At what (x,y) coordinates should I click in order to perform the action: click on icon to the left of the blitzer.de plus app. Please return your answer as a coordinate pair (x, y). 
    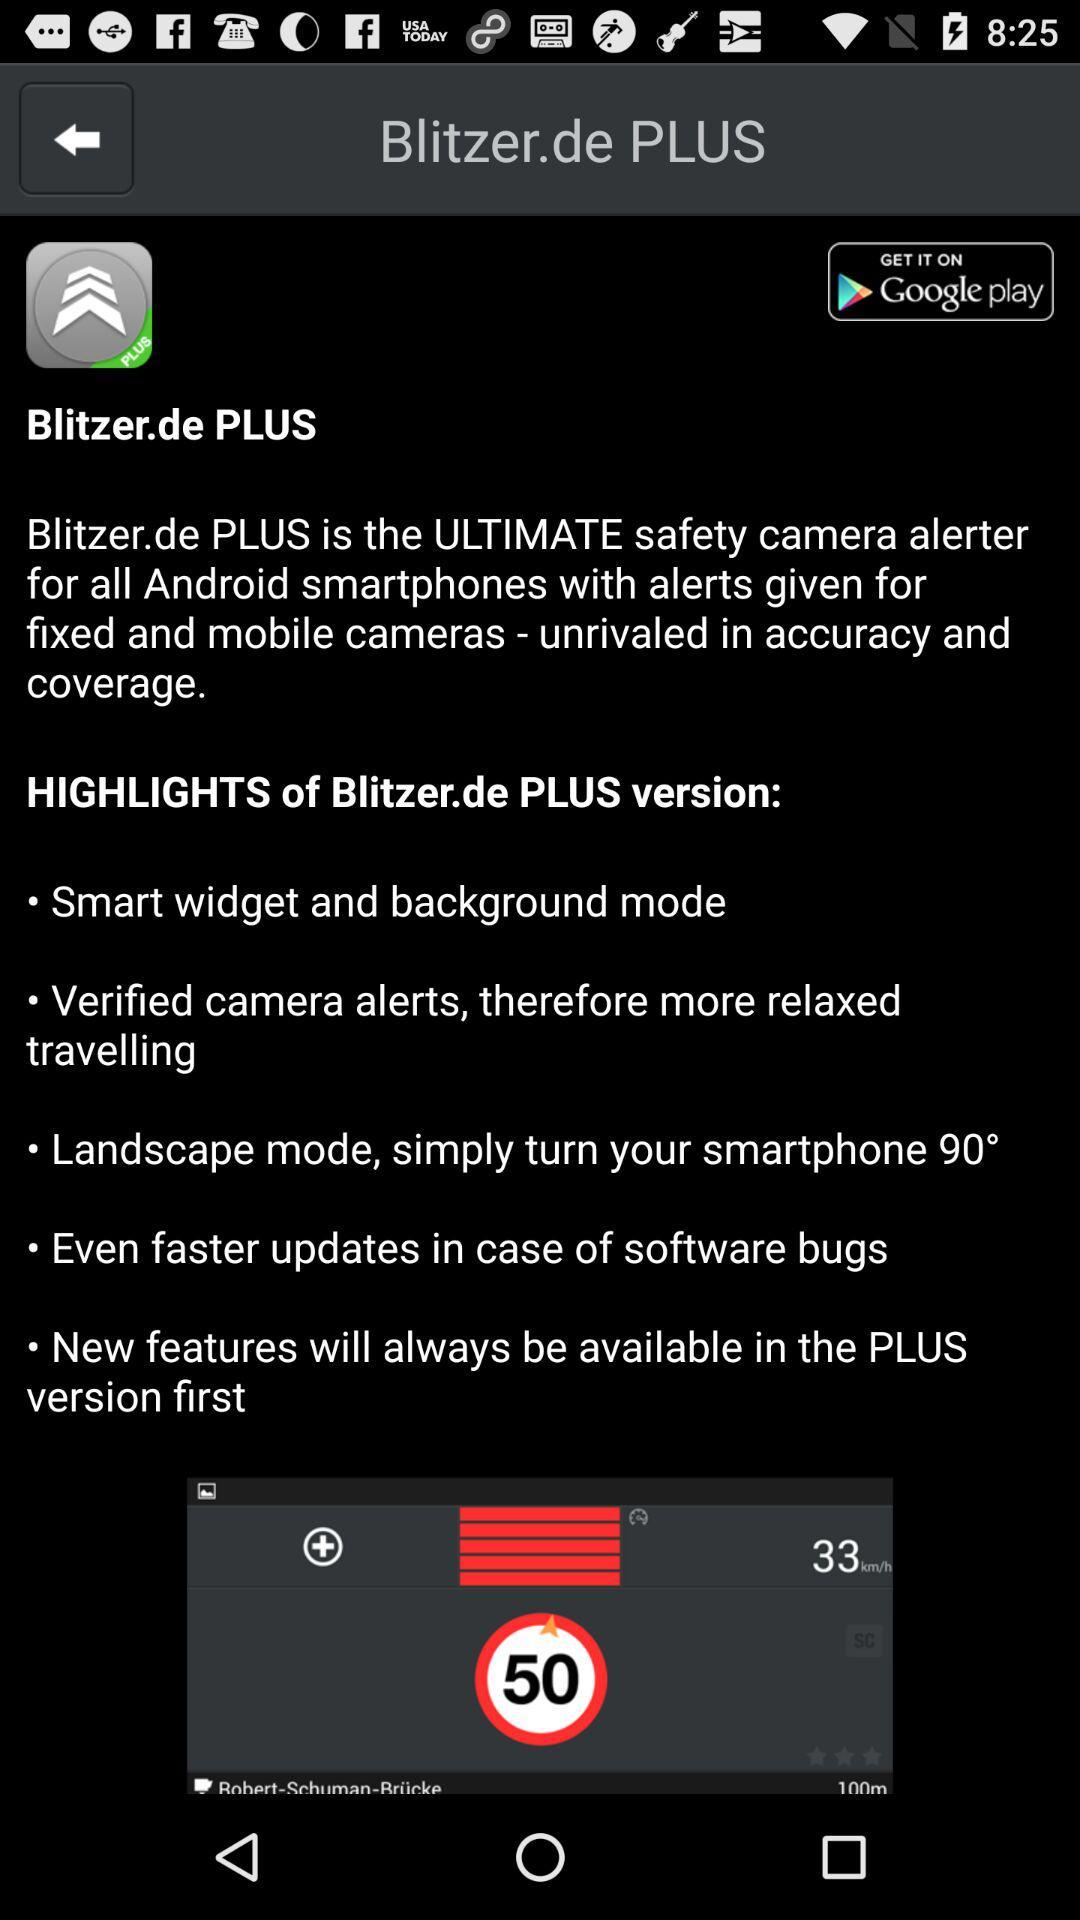
    Looking at the image, I should click on (75, 138).